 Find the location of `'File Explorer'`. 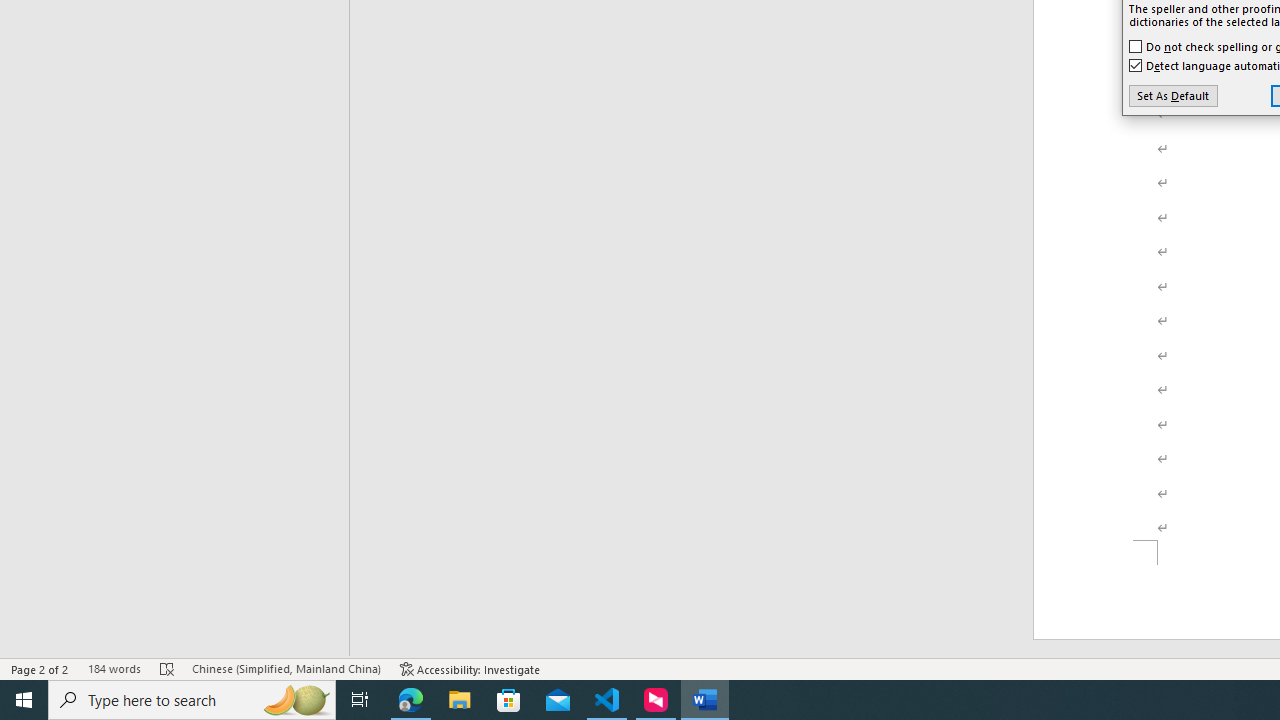

'File Explorer' is located at coordinates (459, 698).